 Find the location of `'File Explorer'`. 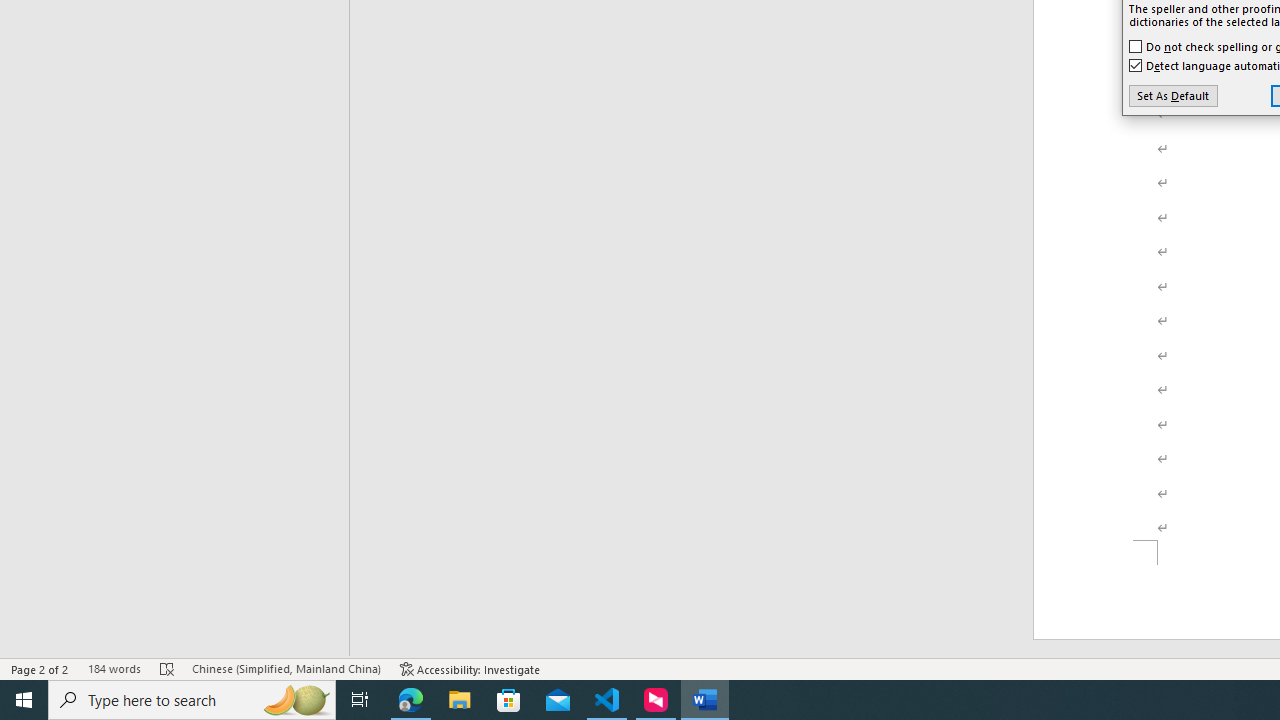

'File Explorer' is located at coordinates (459, 698).